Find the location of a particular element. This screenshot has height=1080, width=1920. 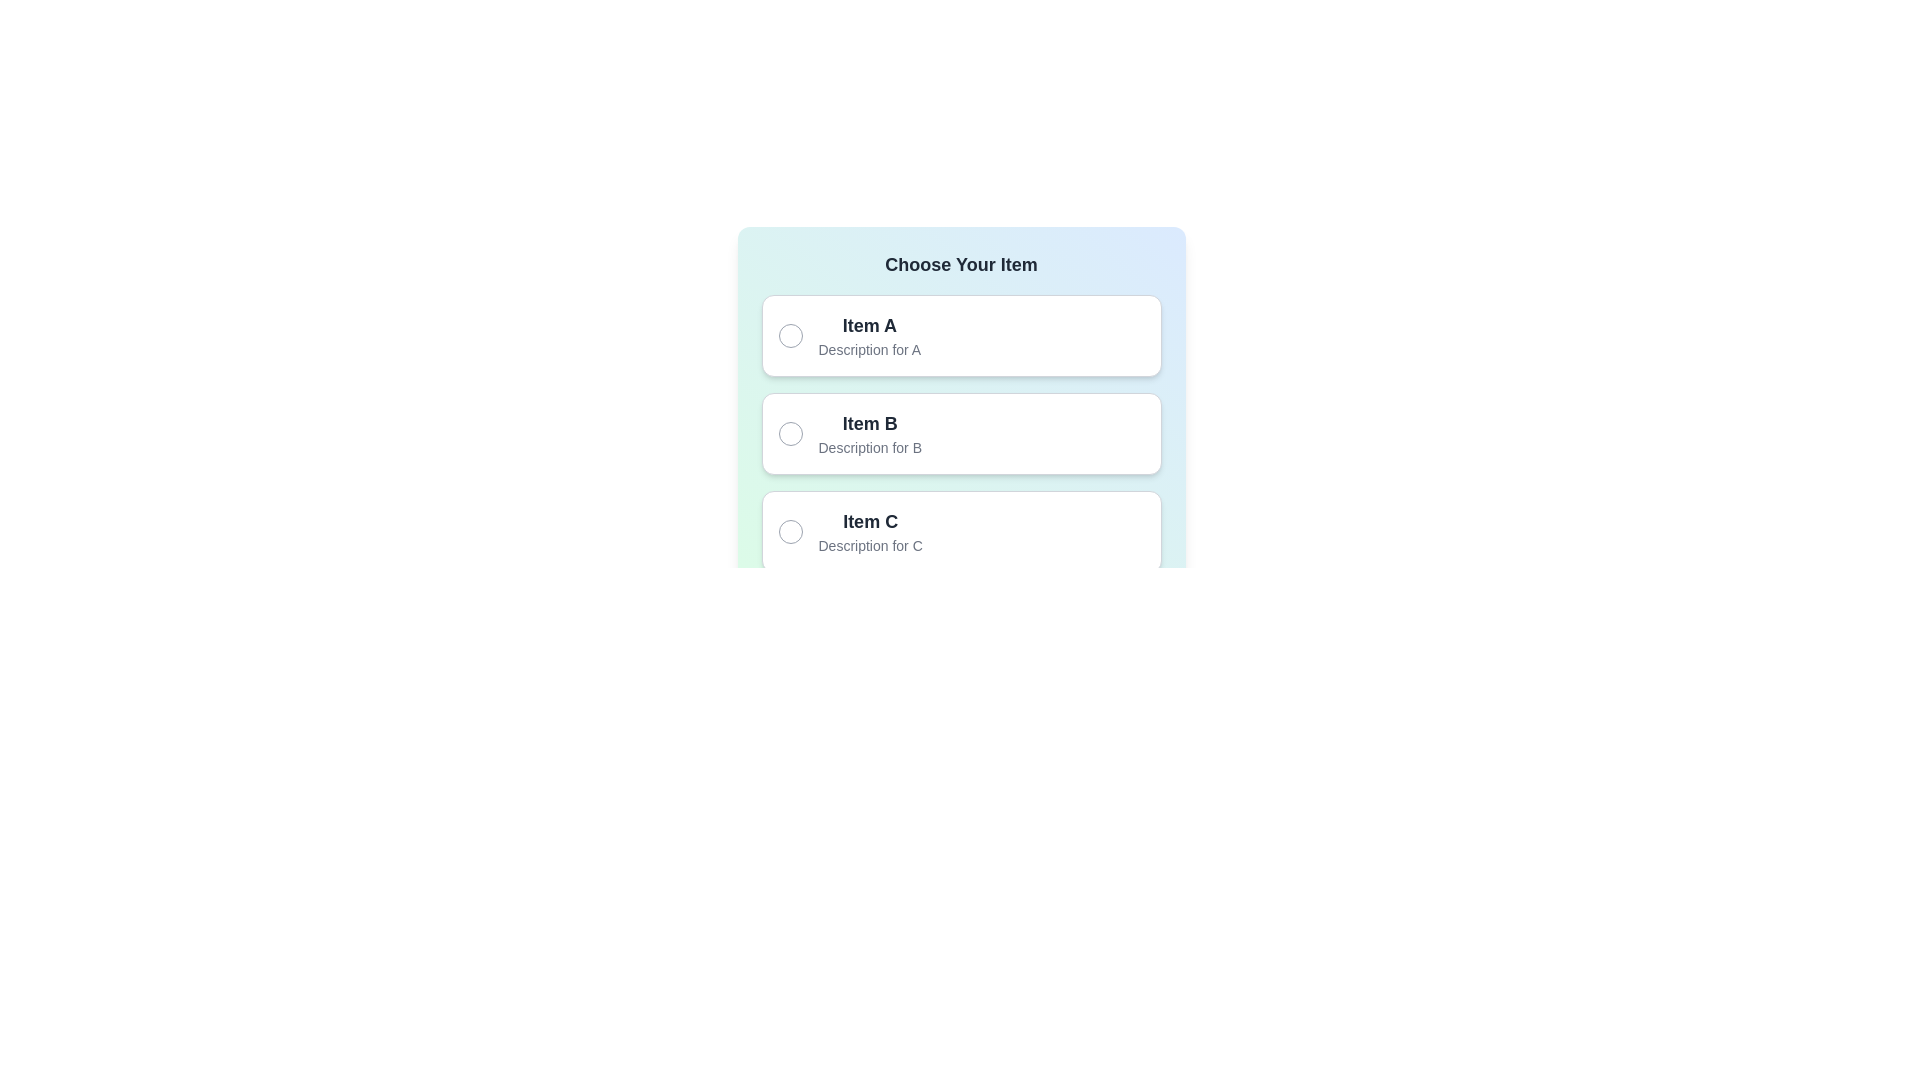

the text label displaying 'Description for C', which is styled in a smaller grayish font and located below the title 'Item C' is located at coordinates (870, 546).